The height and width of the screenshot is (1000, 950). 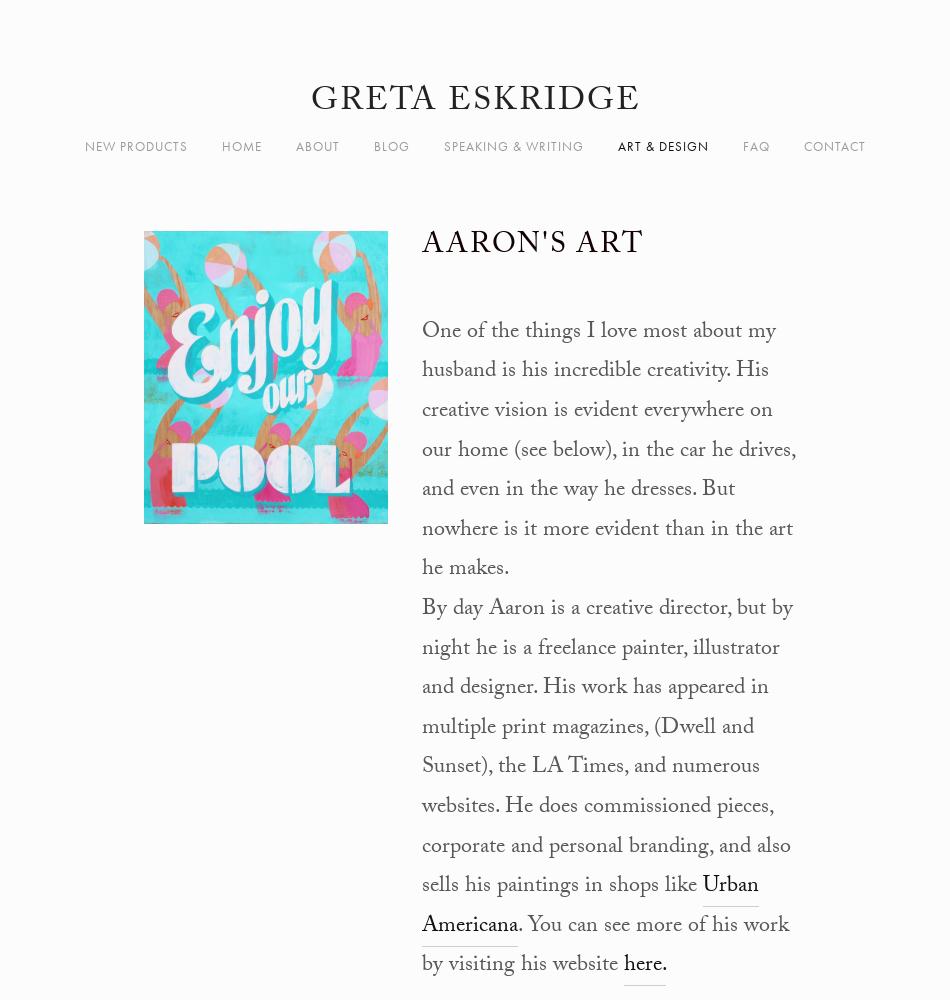 I want to click on 'Urban Americana', so click(x=590, y=907).